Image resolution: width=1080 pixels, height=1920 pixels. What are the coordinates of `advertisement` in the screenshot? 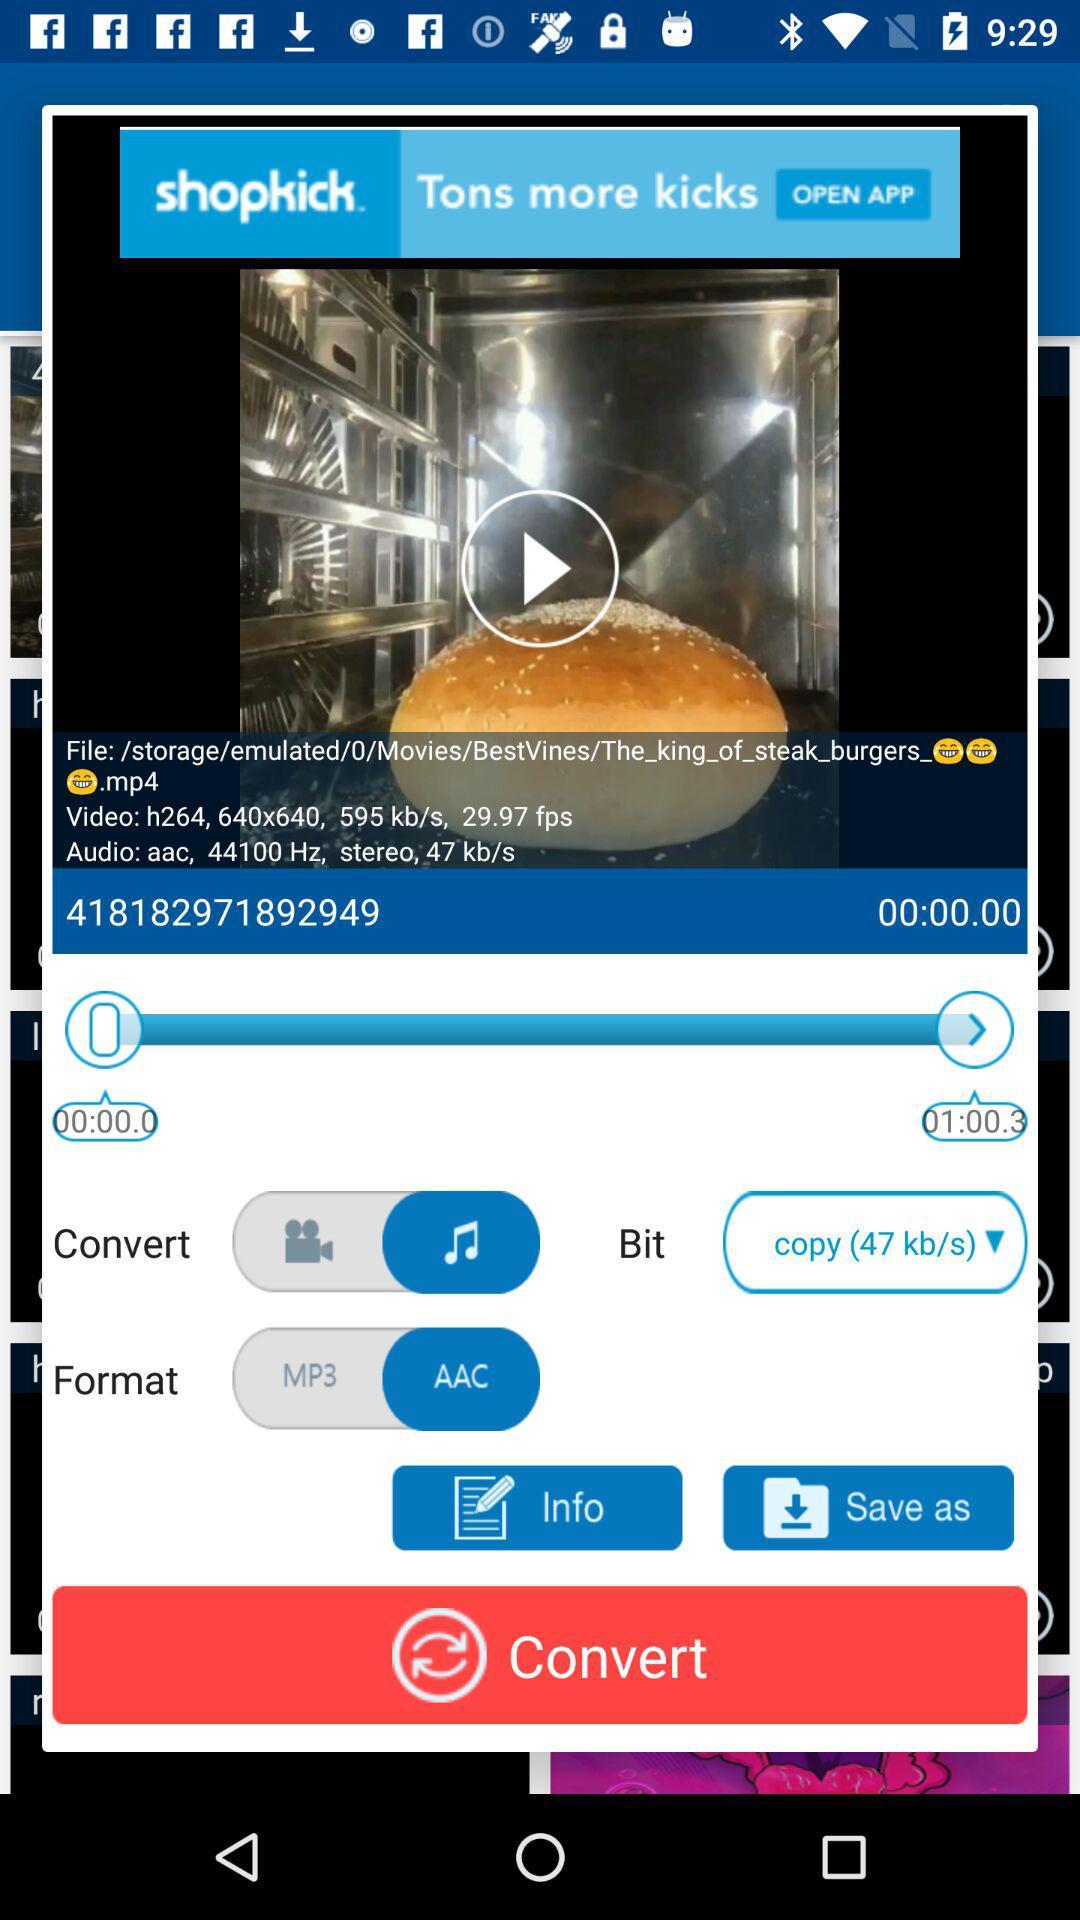 It's located at (540, 192).